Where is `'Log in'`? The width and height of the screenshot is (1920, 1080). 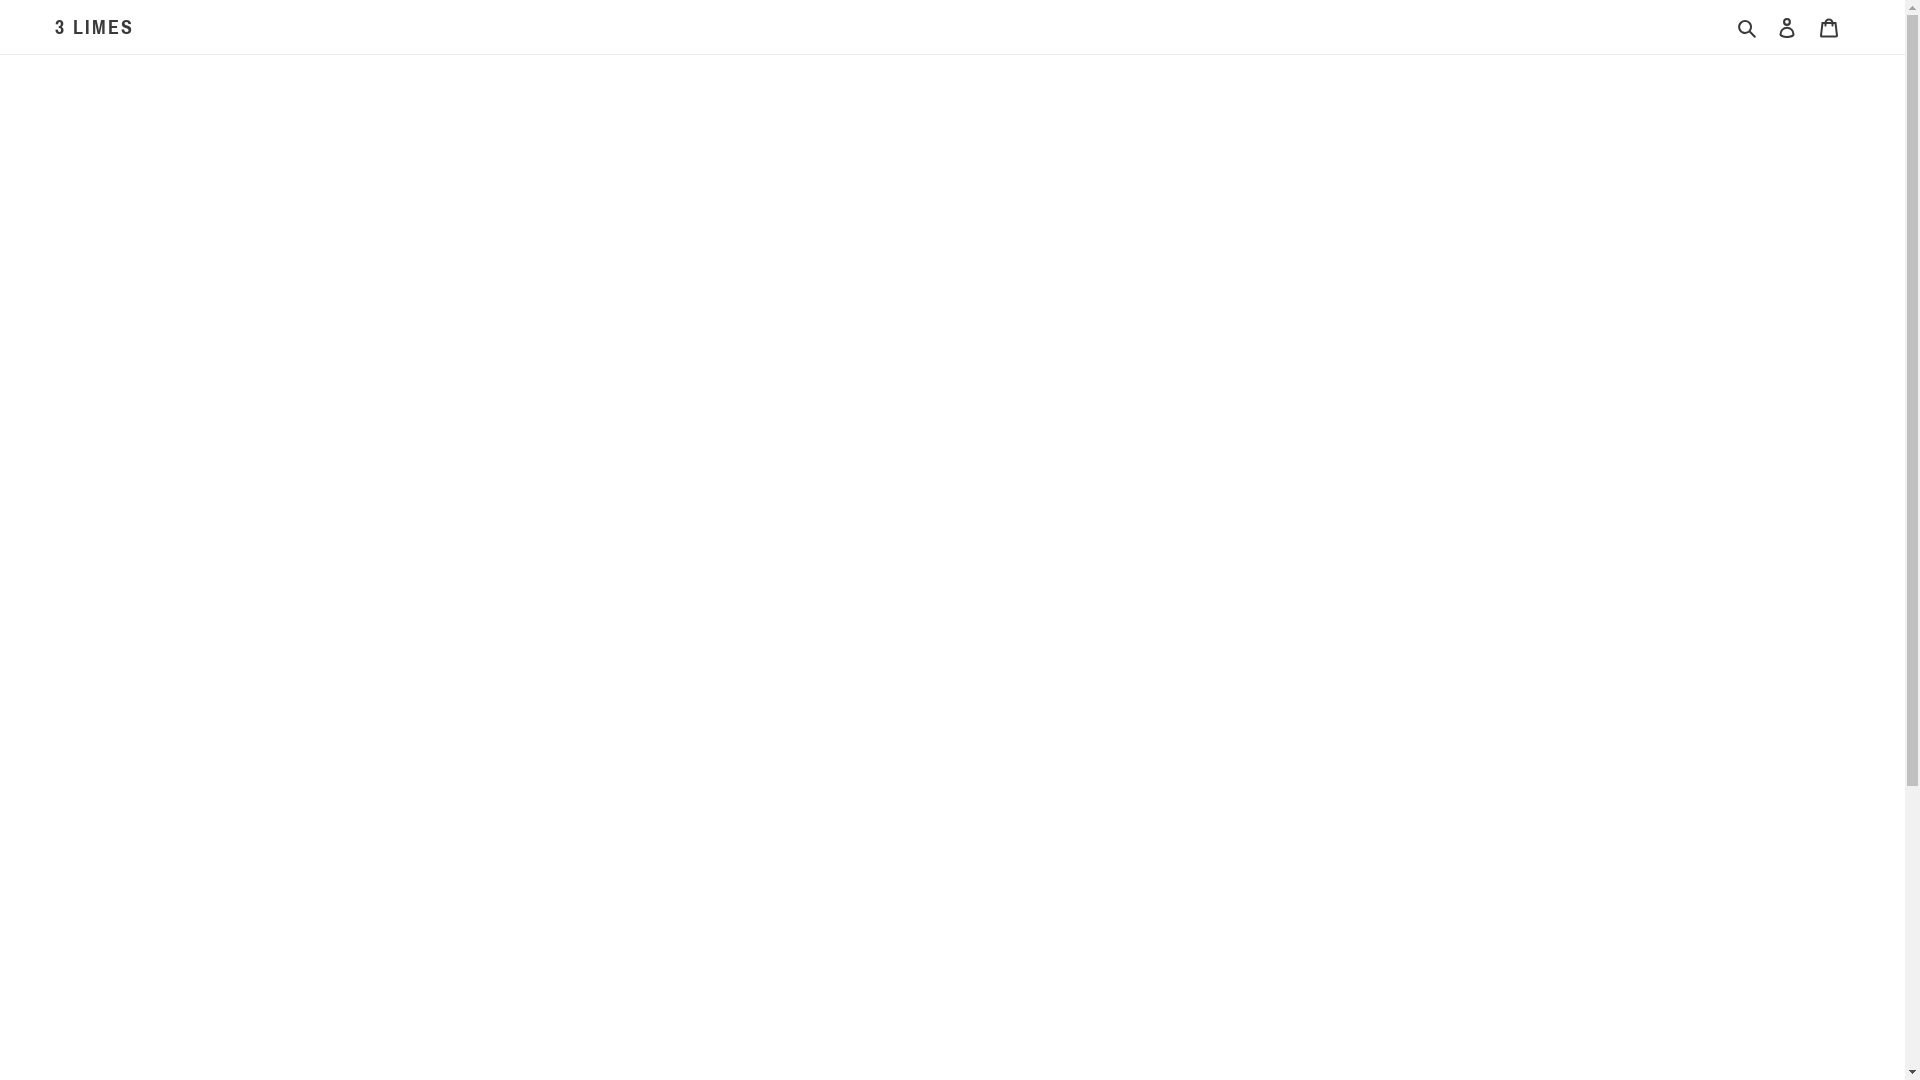 'Log in' is located at coordinates (1786, 27).